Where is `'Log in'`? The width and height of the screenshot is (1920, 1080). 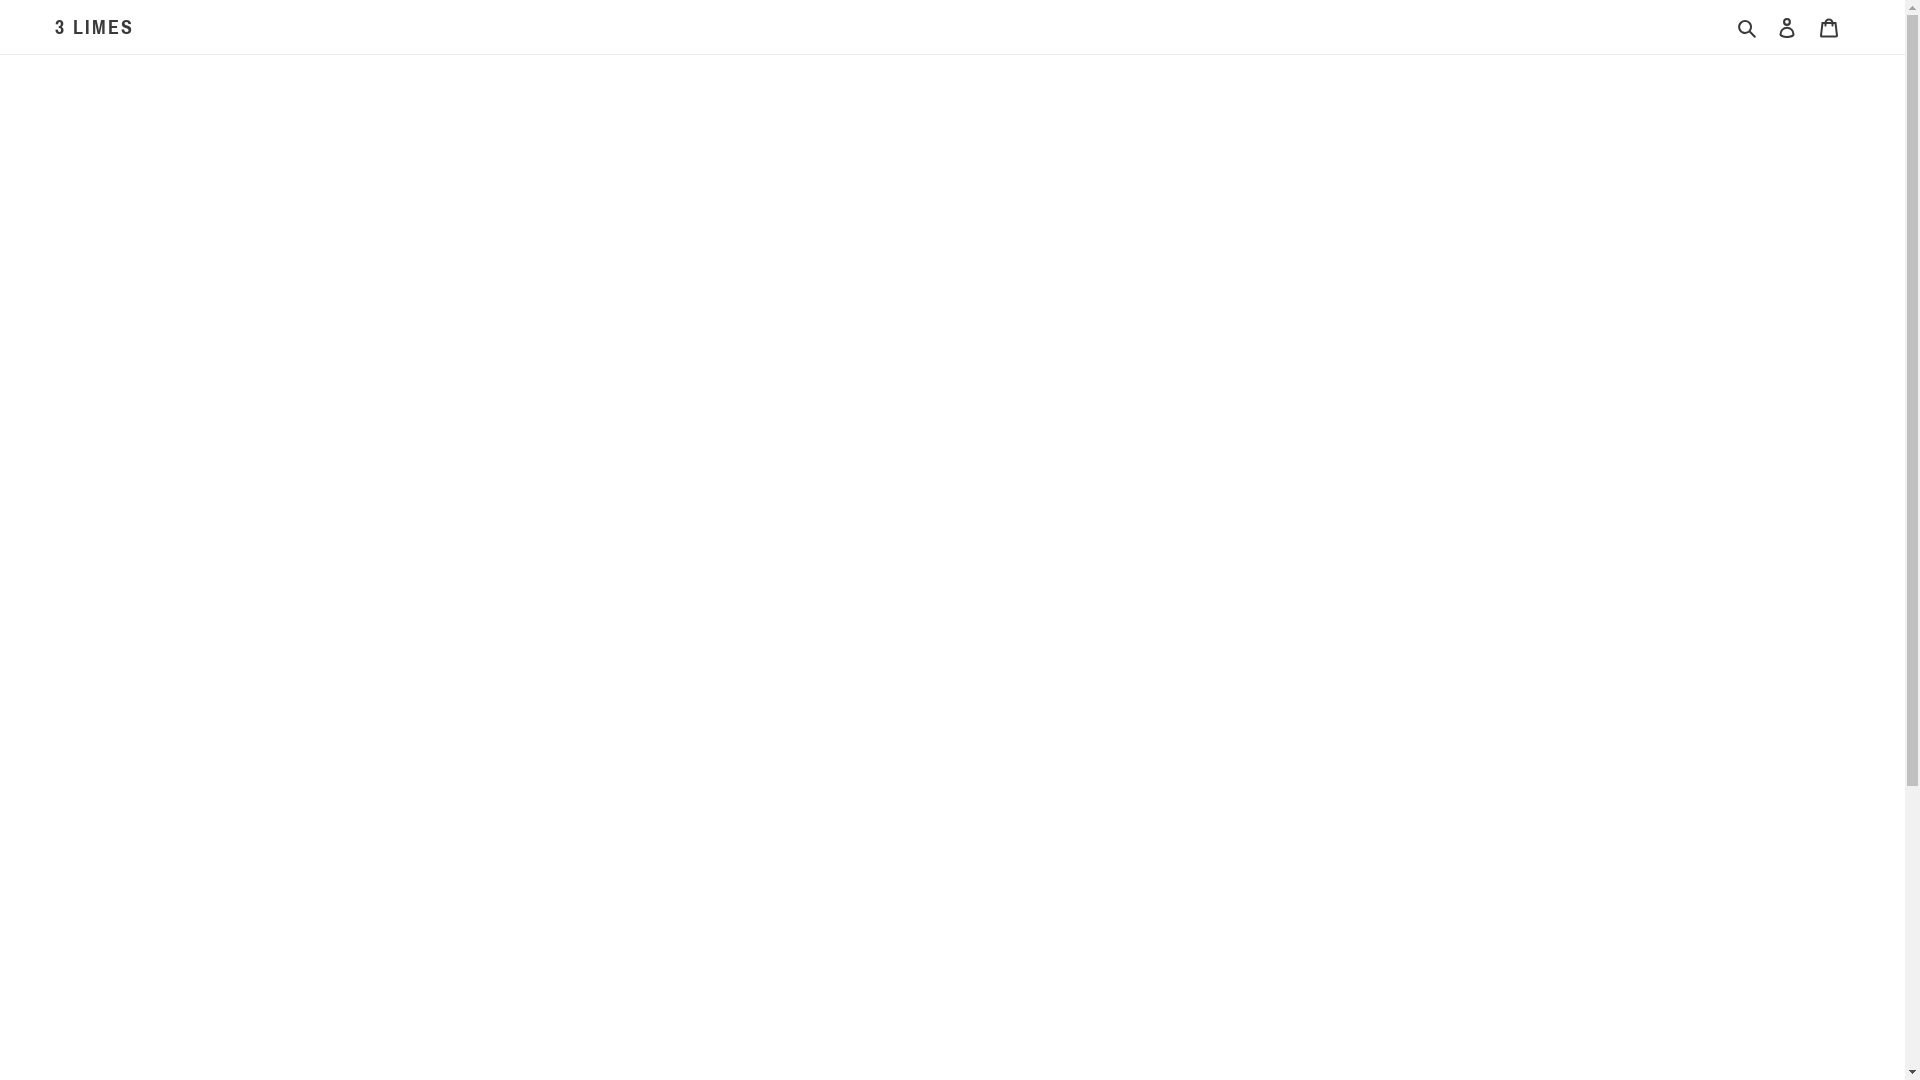 'Log in' is located at coordinates (1786, 27).